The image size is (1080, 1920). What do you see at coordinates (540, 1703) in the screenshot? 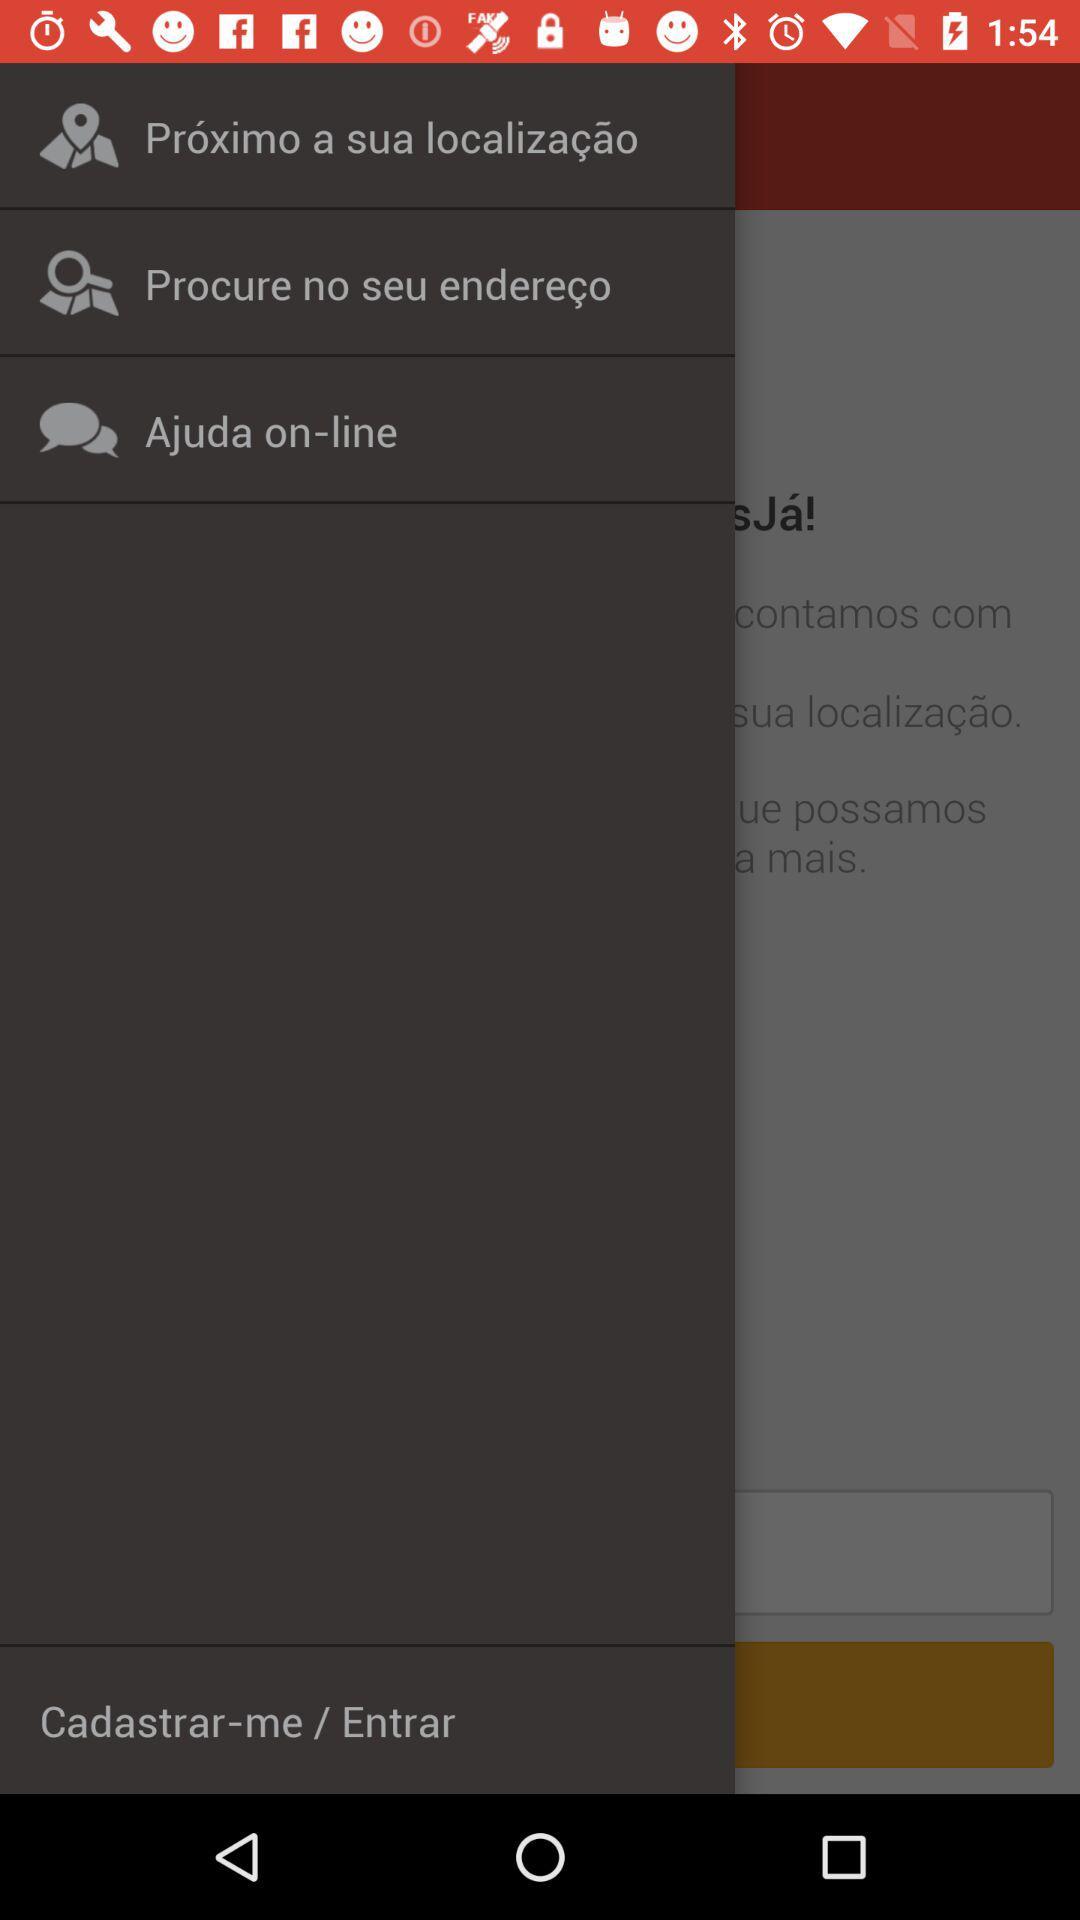
I see `the bottom line on the screen cadastrarme  entrar` at bounding box center [540, 1703].